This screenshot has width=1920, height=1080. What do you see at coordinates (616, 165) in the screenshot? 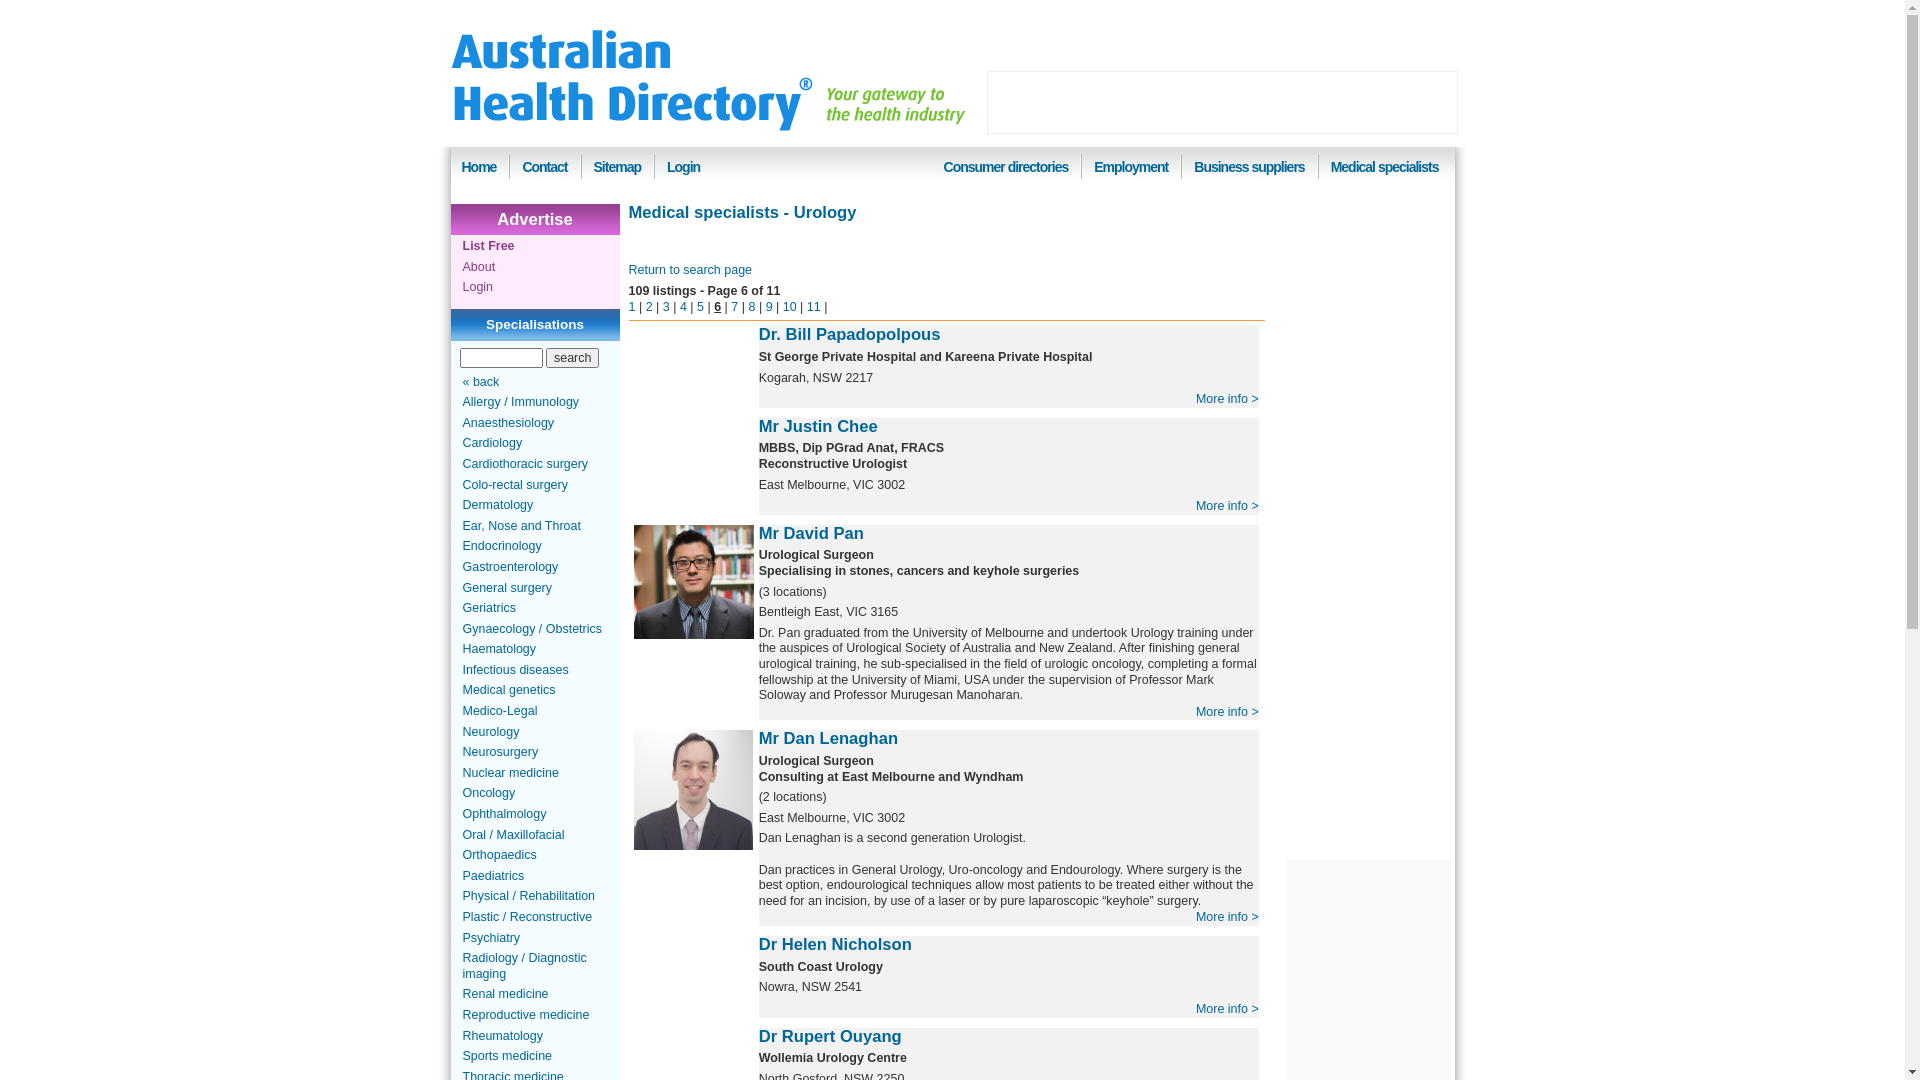
I see `'Sitemap'` at bounding box center [616, 165].